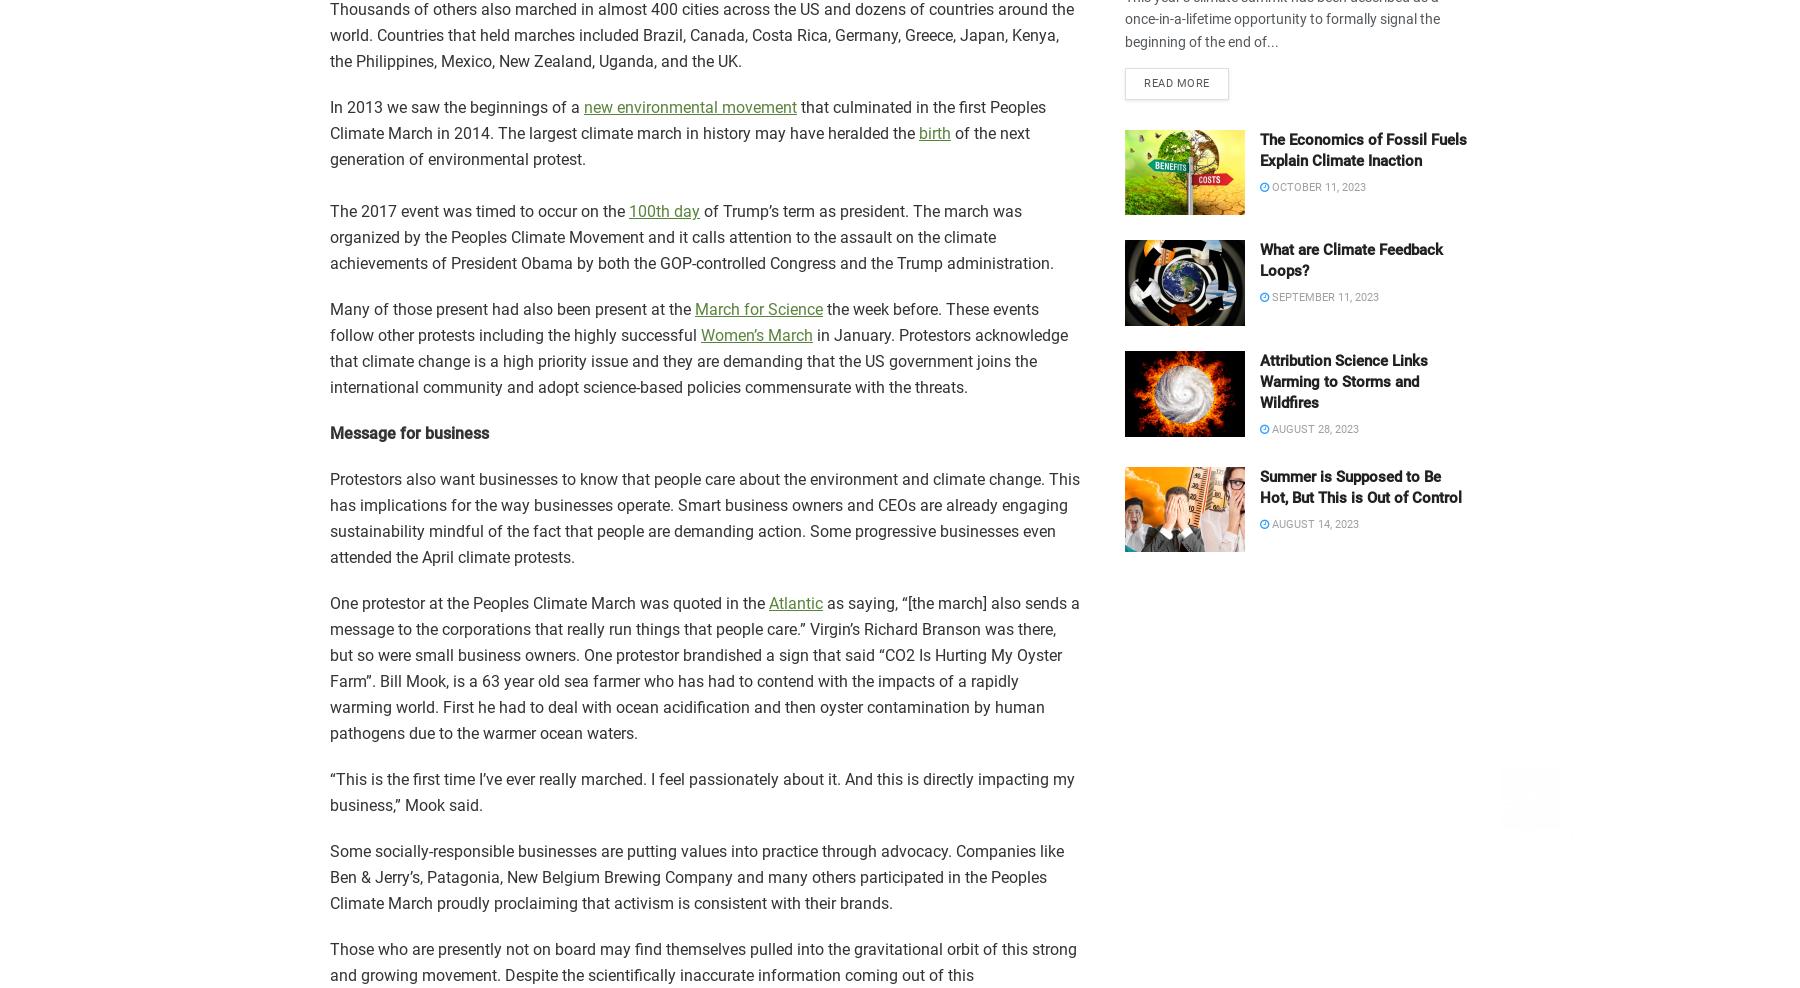  What do you see at coordinates (689, 107) in the screenshot?
I see `'new environmental movement'` at bounding box center [689, 107].